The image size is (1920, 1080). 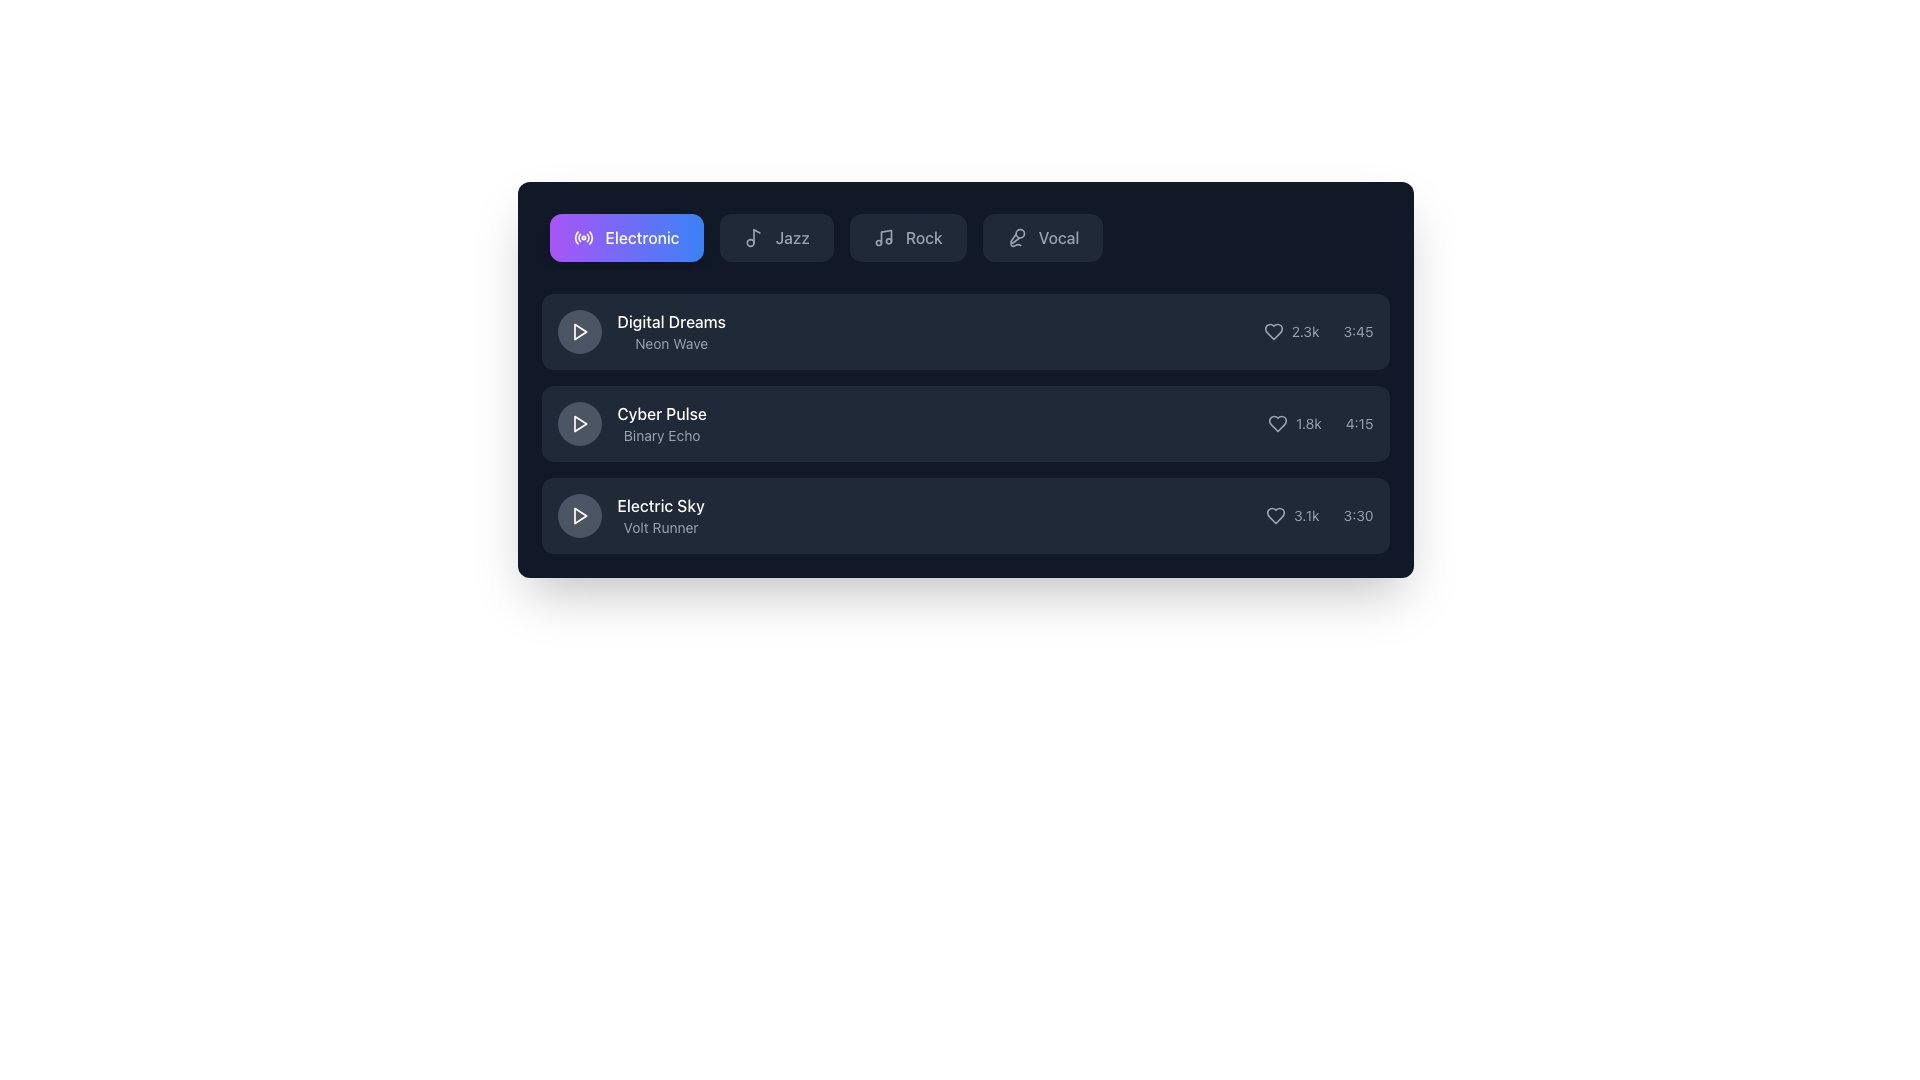 What do you see at coordinates (965, 423) in the screenshot?
I see `the second selectable list item in the playlist` at bounding box center [965, 423].